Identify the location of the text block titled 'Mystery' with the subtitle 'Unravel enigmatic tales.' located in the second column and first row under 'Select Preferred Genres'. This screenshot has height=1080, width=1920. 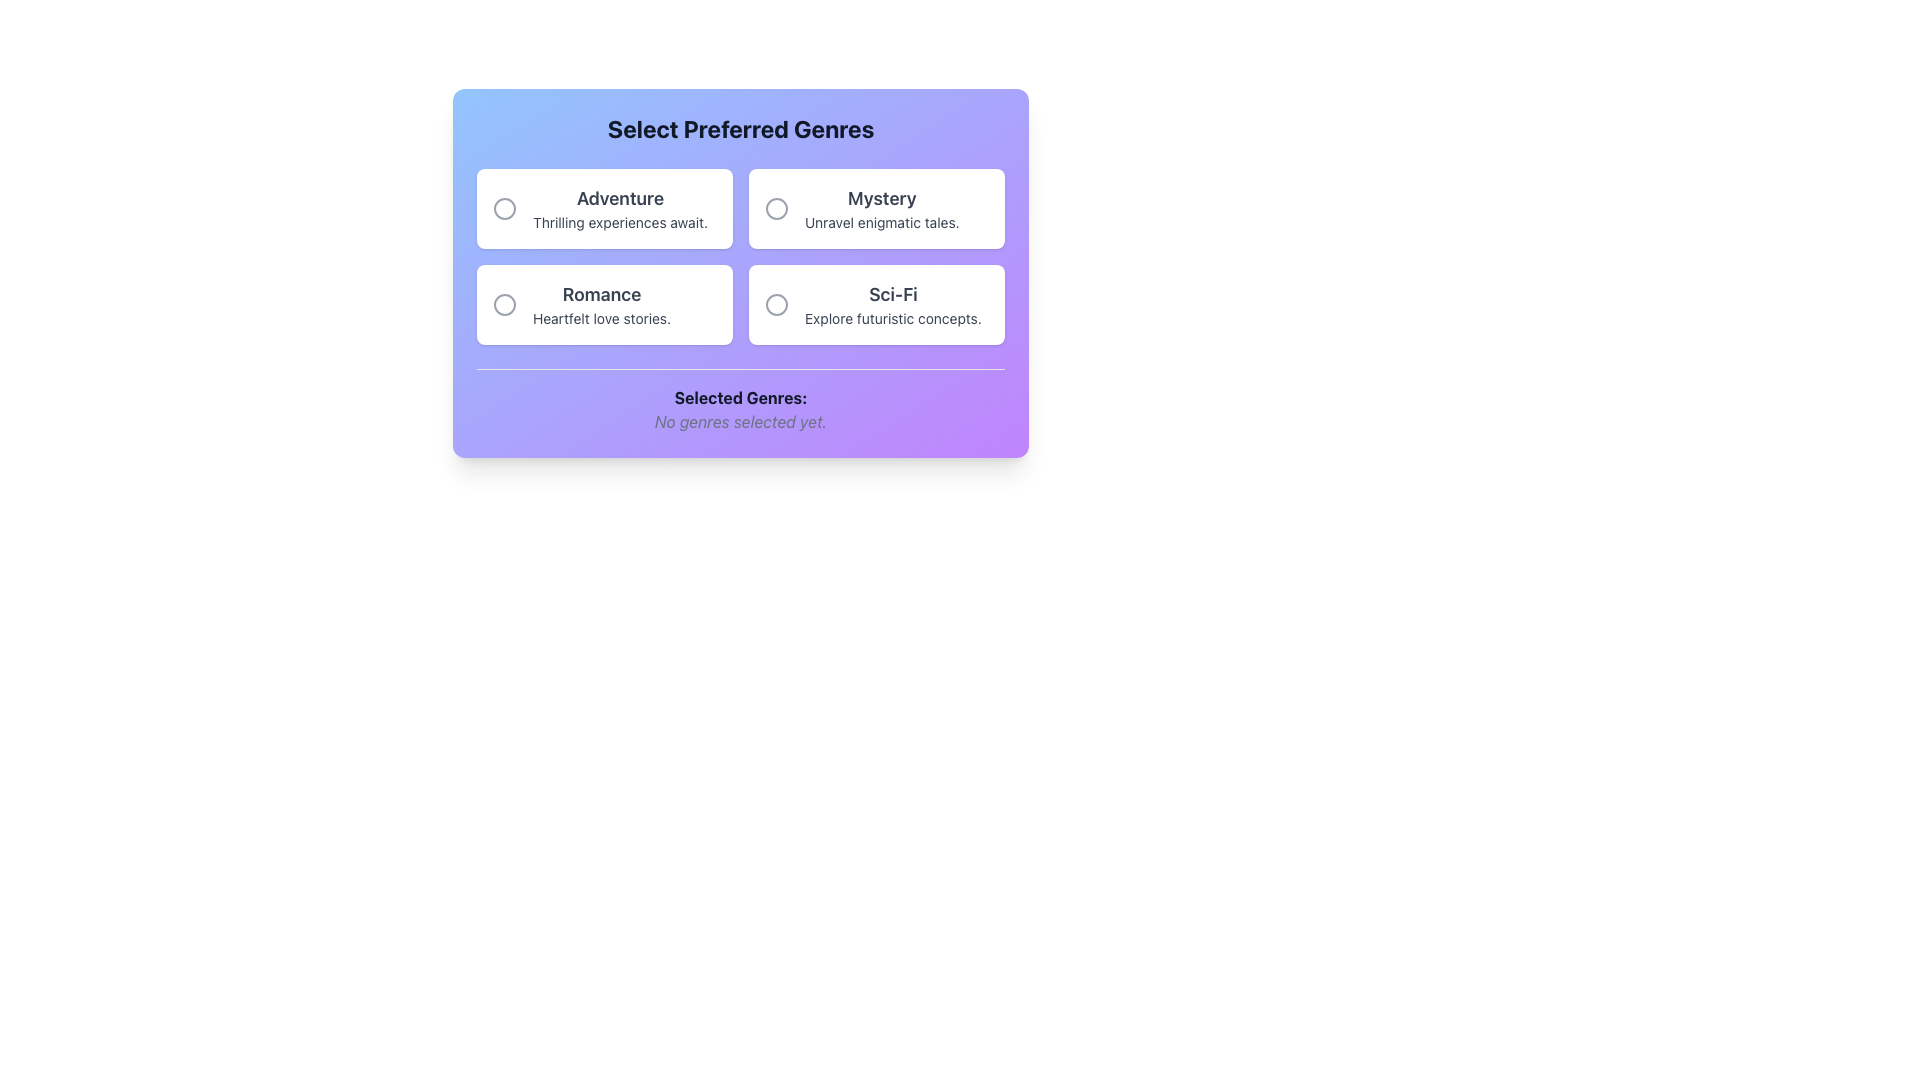
(881, 208).